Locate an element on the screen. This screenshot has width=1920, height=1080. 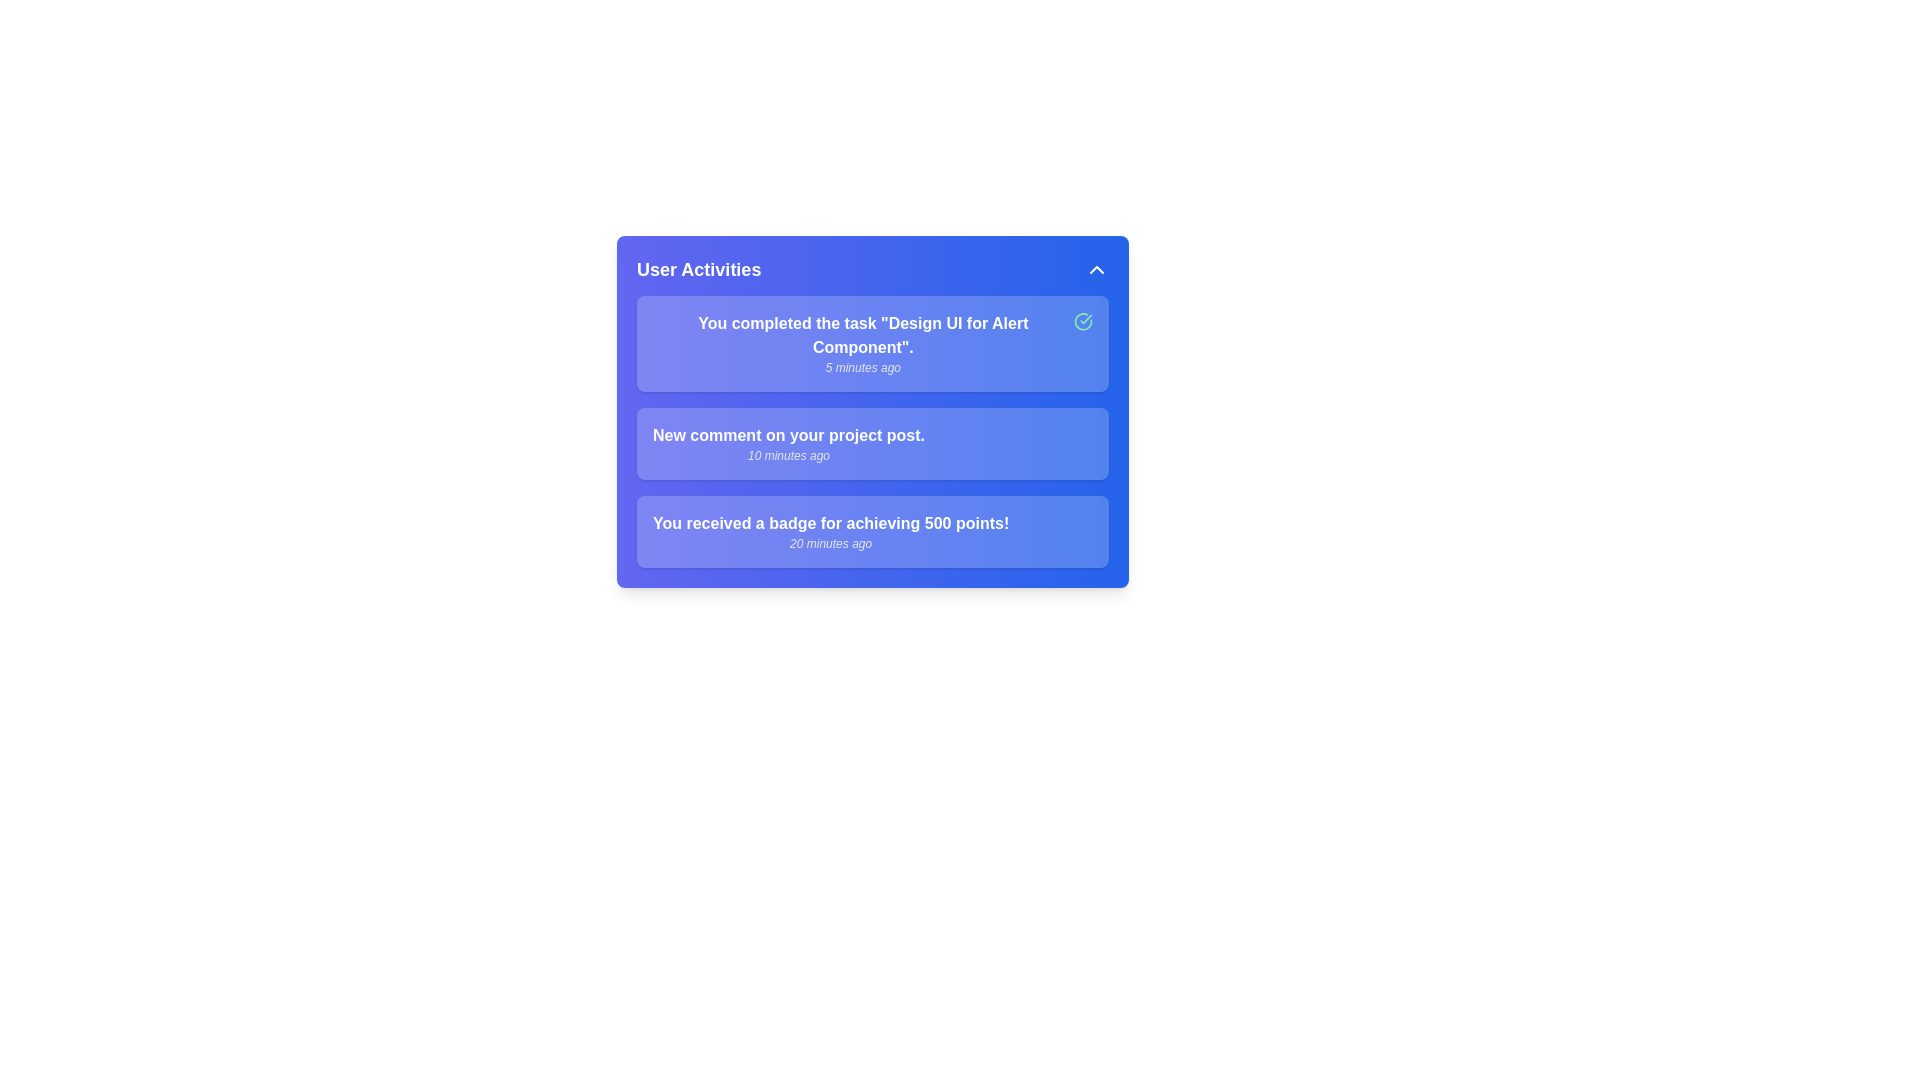
the Notification card that informs the user about earning a badge for reaching 500 points, located at the bottom of the 'User Activities' panel is located at coordinates (873, 531).